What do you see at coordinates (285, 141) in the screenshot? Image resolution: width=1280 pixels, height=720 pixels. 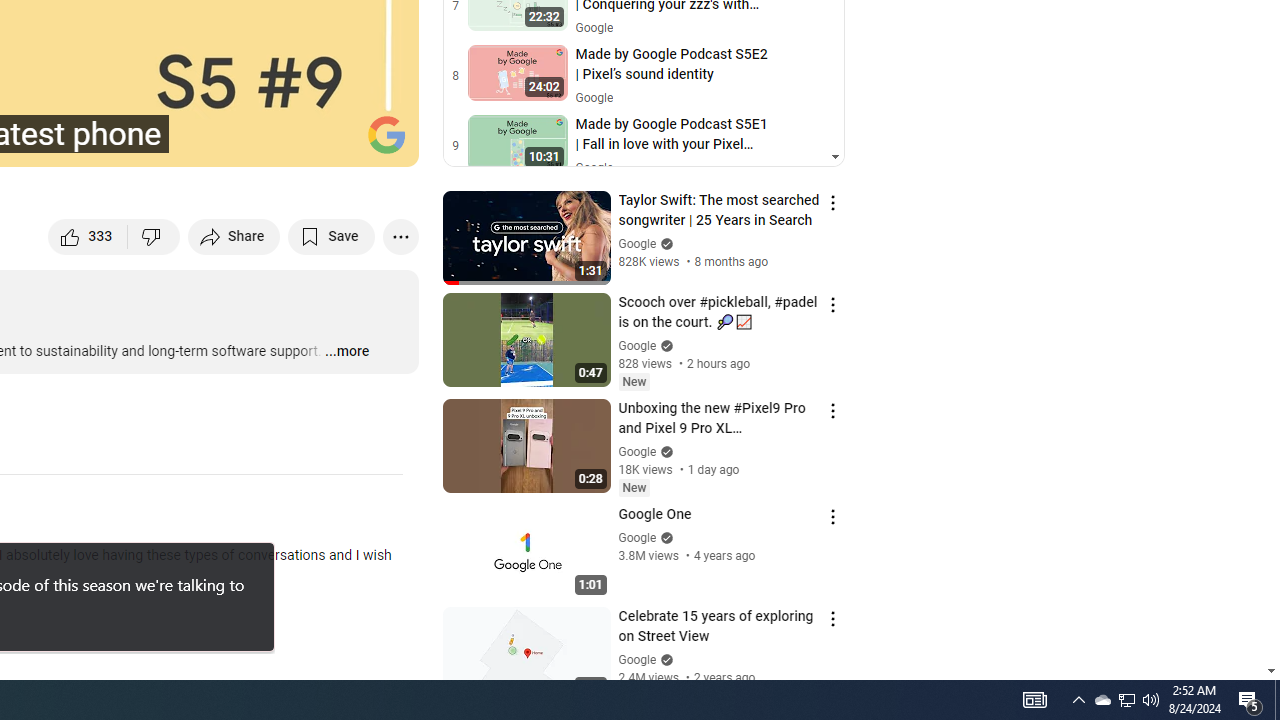 I see `'Miniplayer (i)'` at bounding box center [285, 141].